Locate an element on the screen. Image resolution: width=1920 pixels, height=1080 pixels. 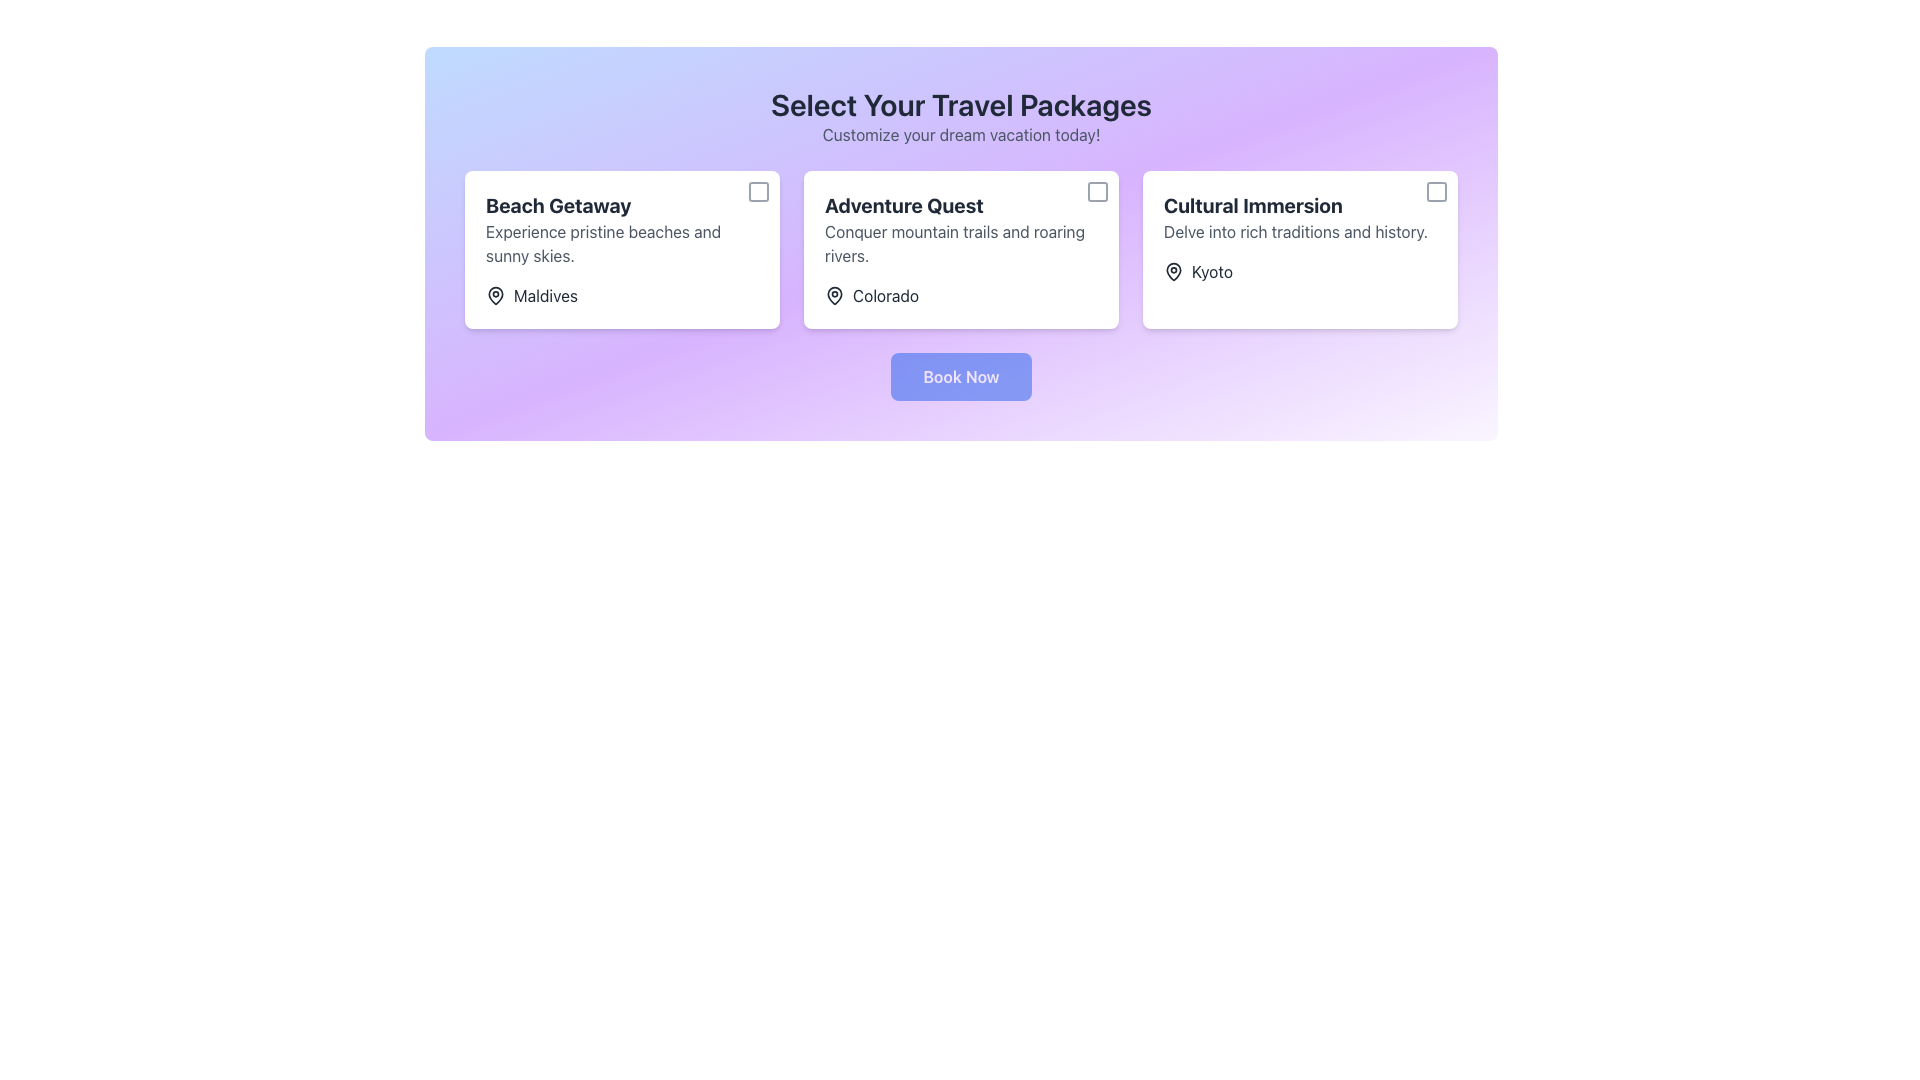
the location marker icon located at the bottom-left corner of the leftmost card, next to the text 'Maldives' is located at coordinates (495, 294).